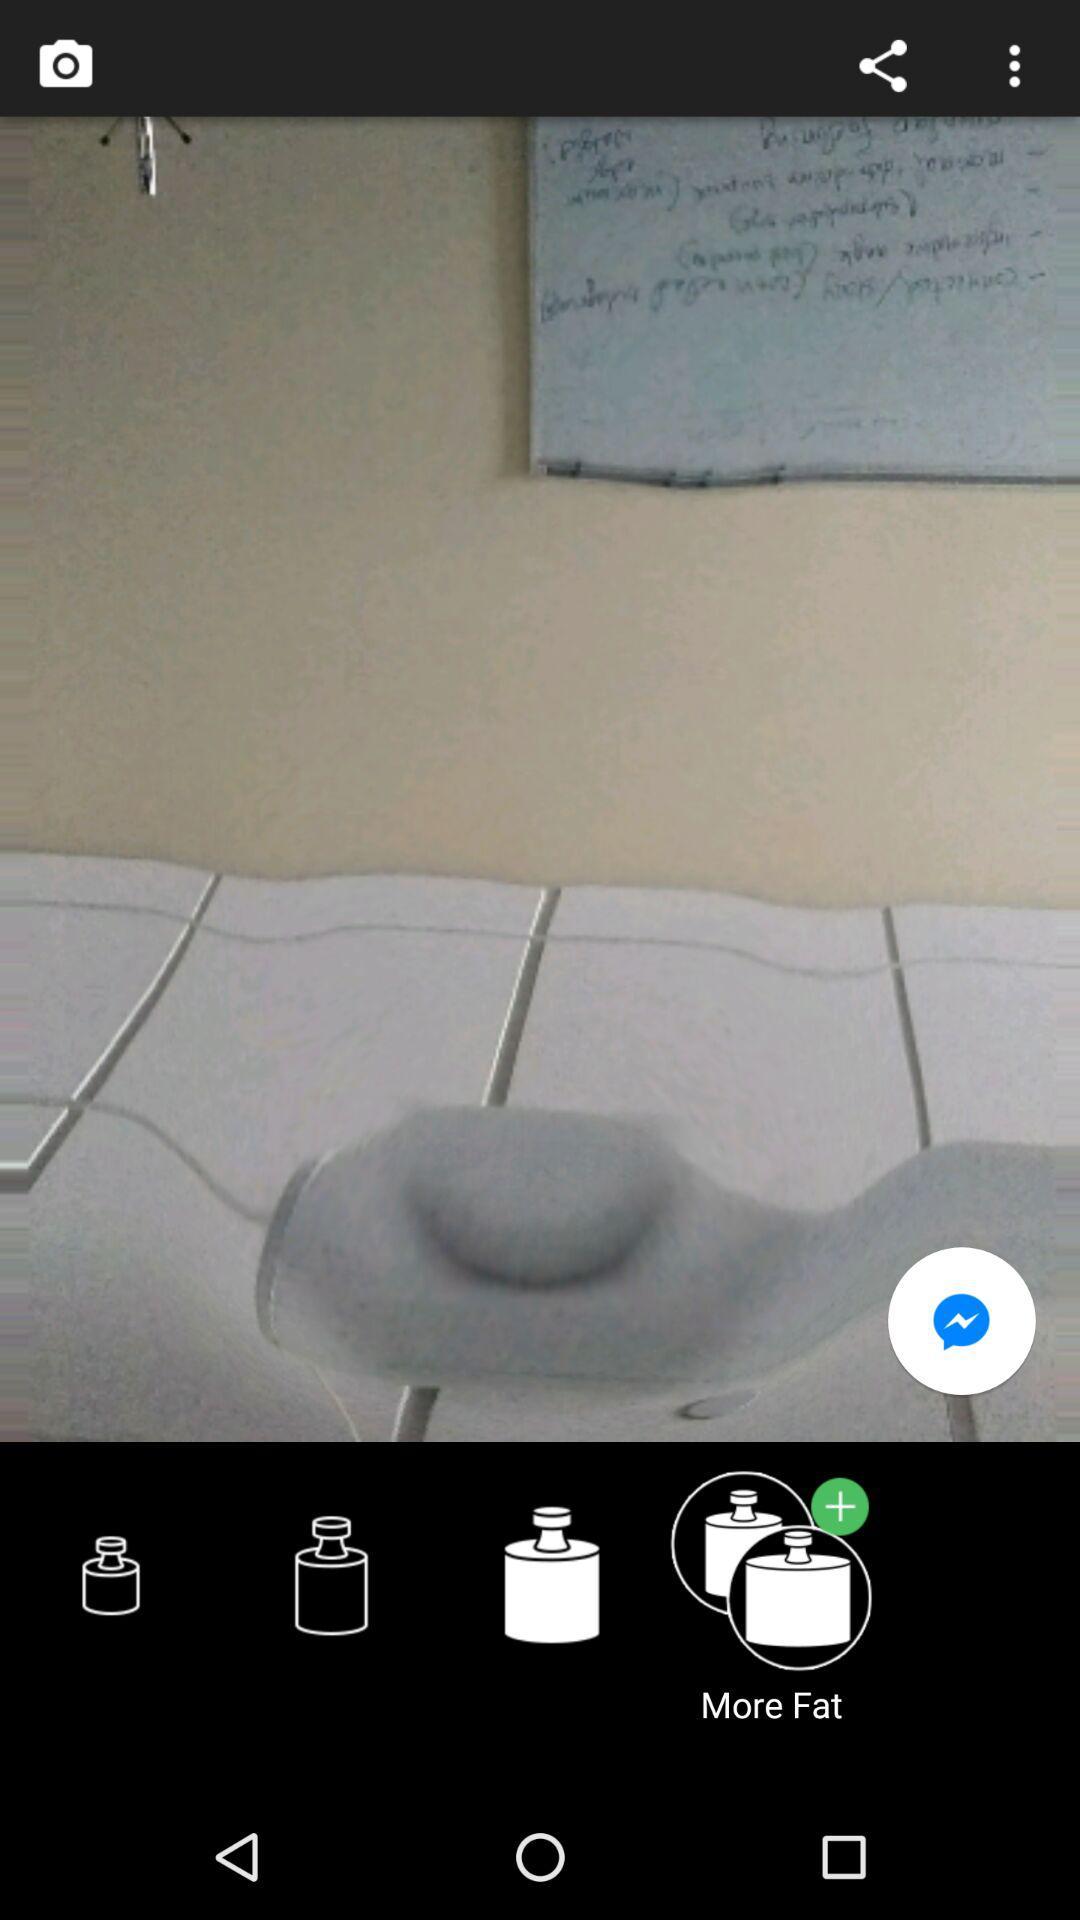 The image size is (1080, 1920). What do you see at coordinates (882, 70) in the screenshot?
I see `the share icon` at bounding box center [882, 70].